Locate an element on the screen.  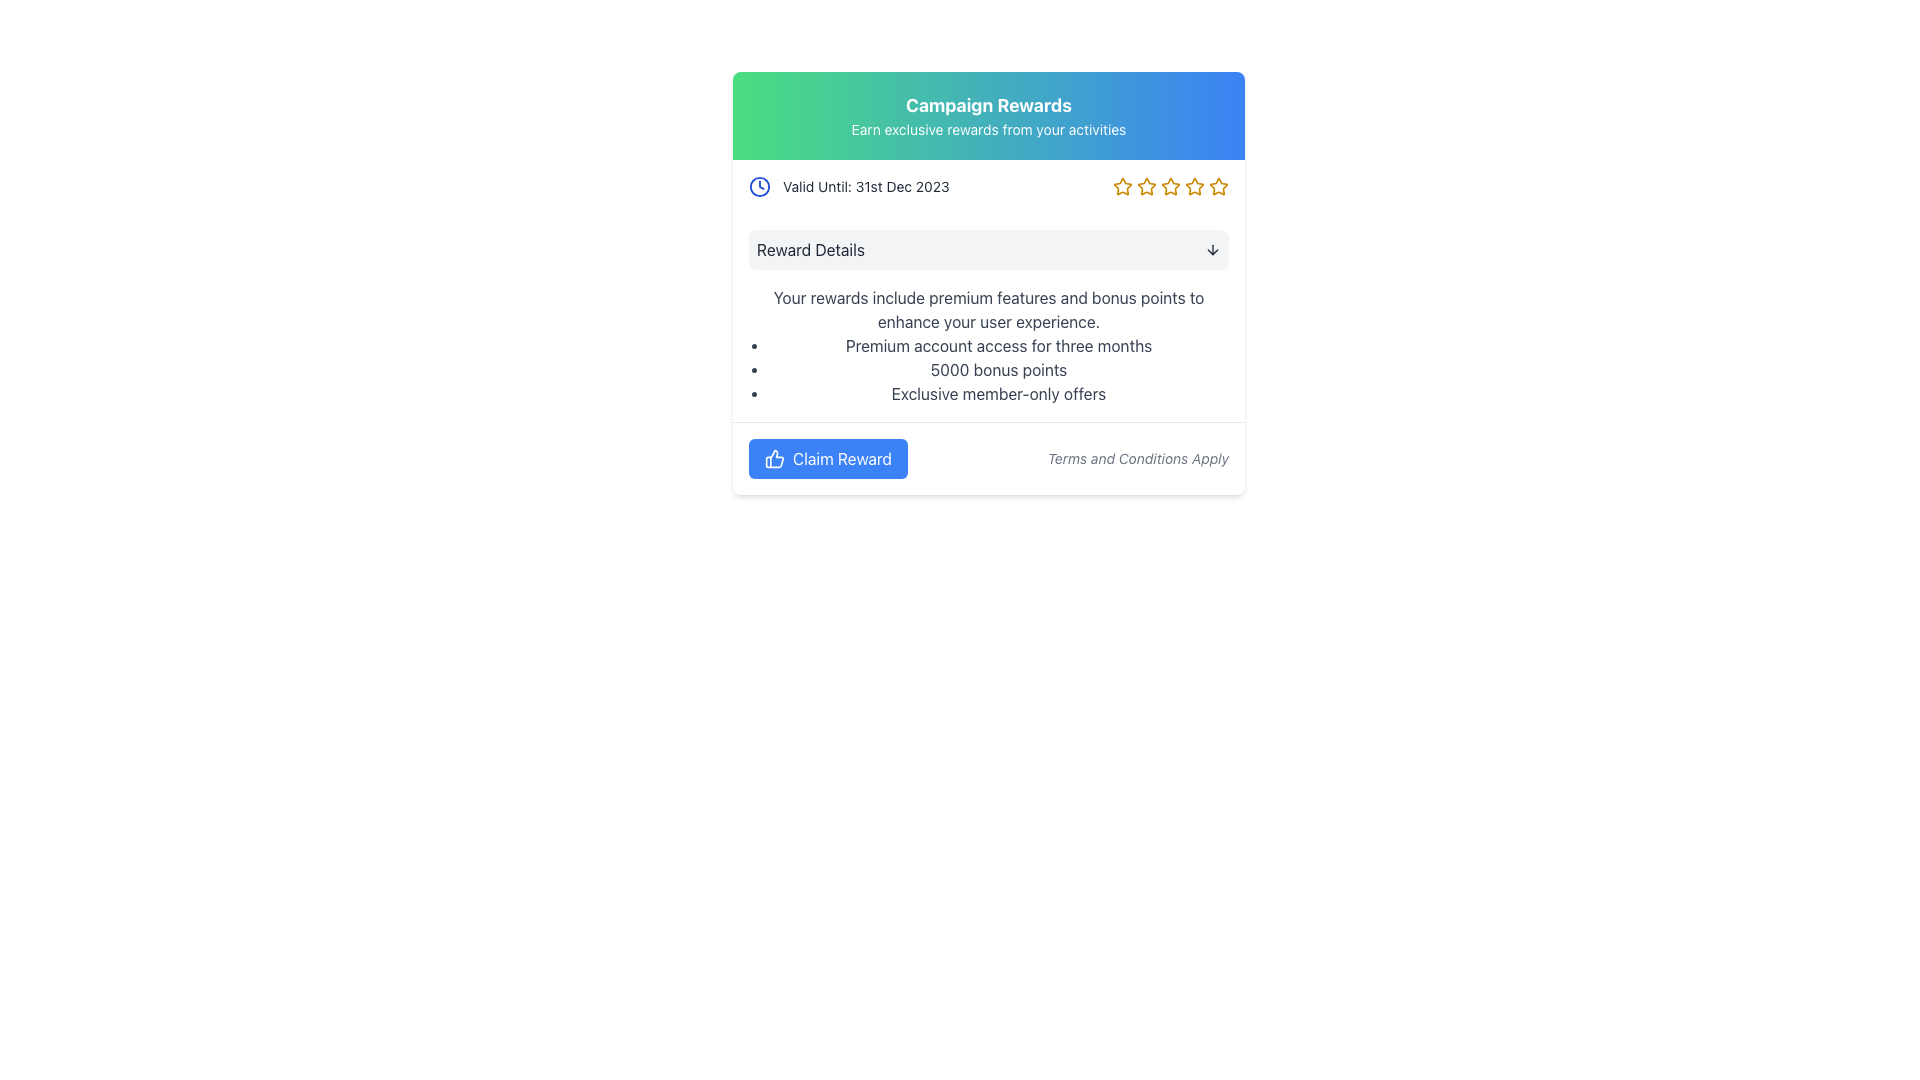
the fourth star-shaped icon from the left, which is golden in color and located near the top center of the interface, right of the text 'Valid Until: 31st Dec 2023' is located at coordinates (1171, 186).